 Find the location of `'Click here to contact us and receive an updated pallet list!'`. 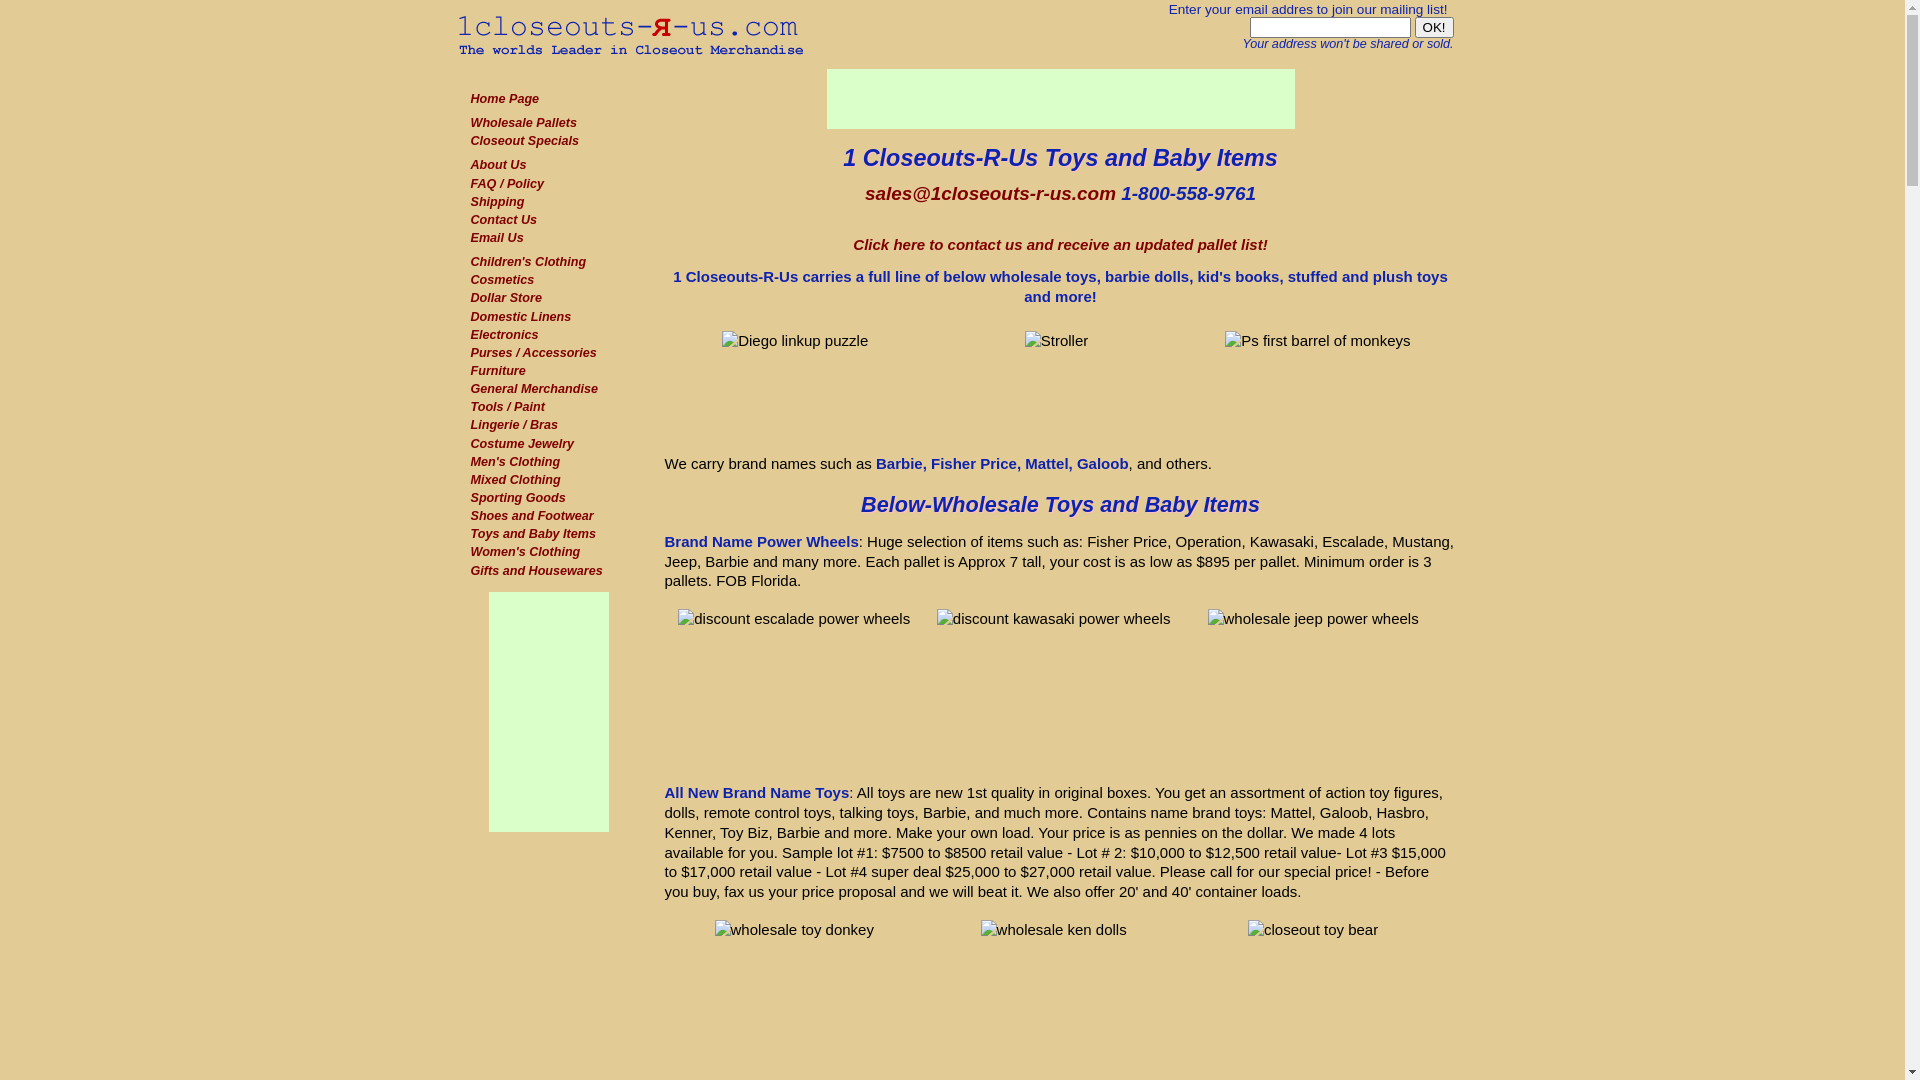

'Click here to contact us and receive an updated pallet list!' is located at coordinates (853, 243).